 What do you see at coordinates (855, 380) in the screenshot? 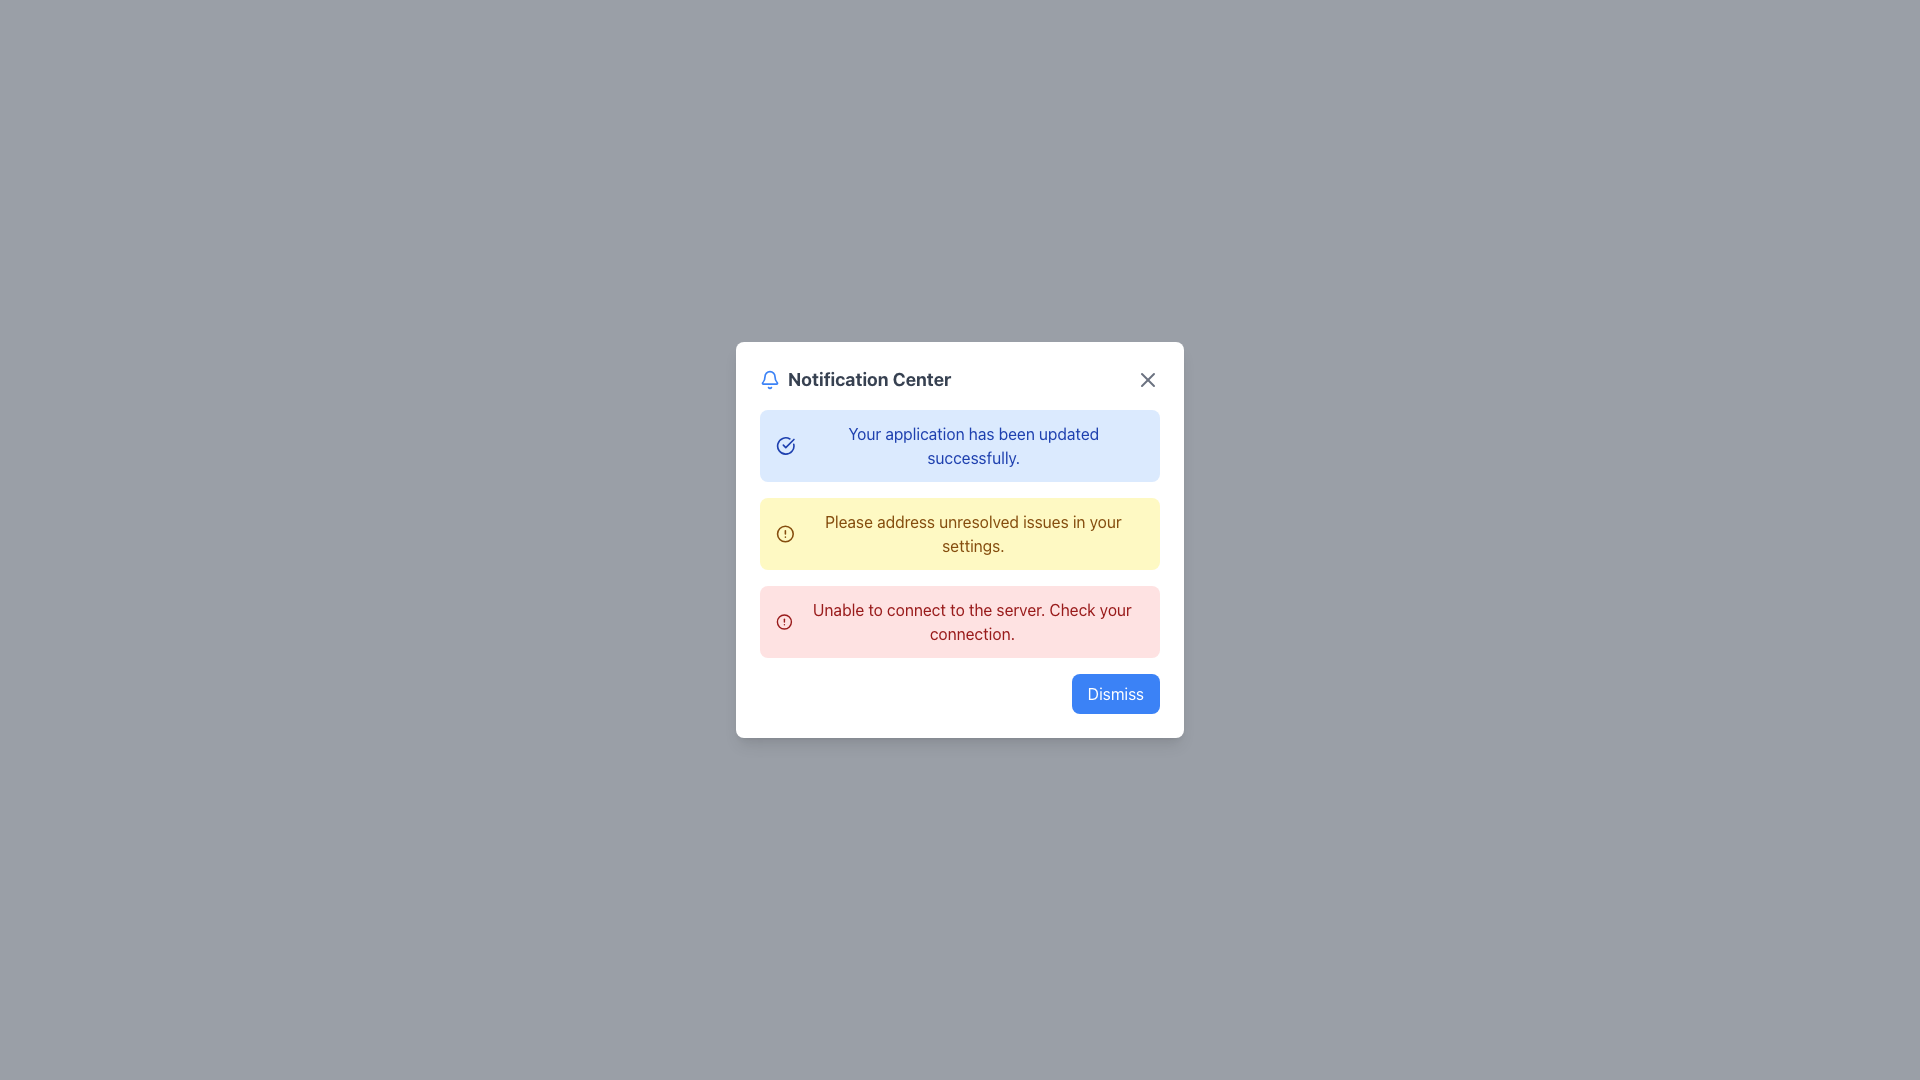
I see `'Notification Center' heading located at the top of the notification modal dialog by clicking on its center point` at bounding box center [855, 380].